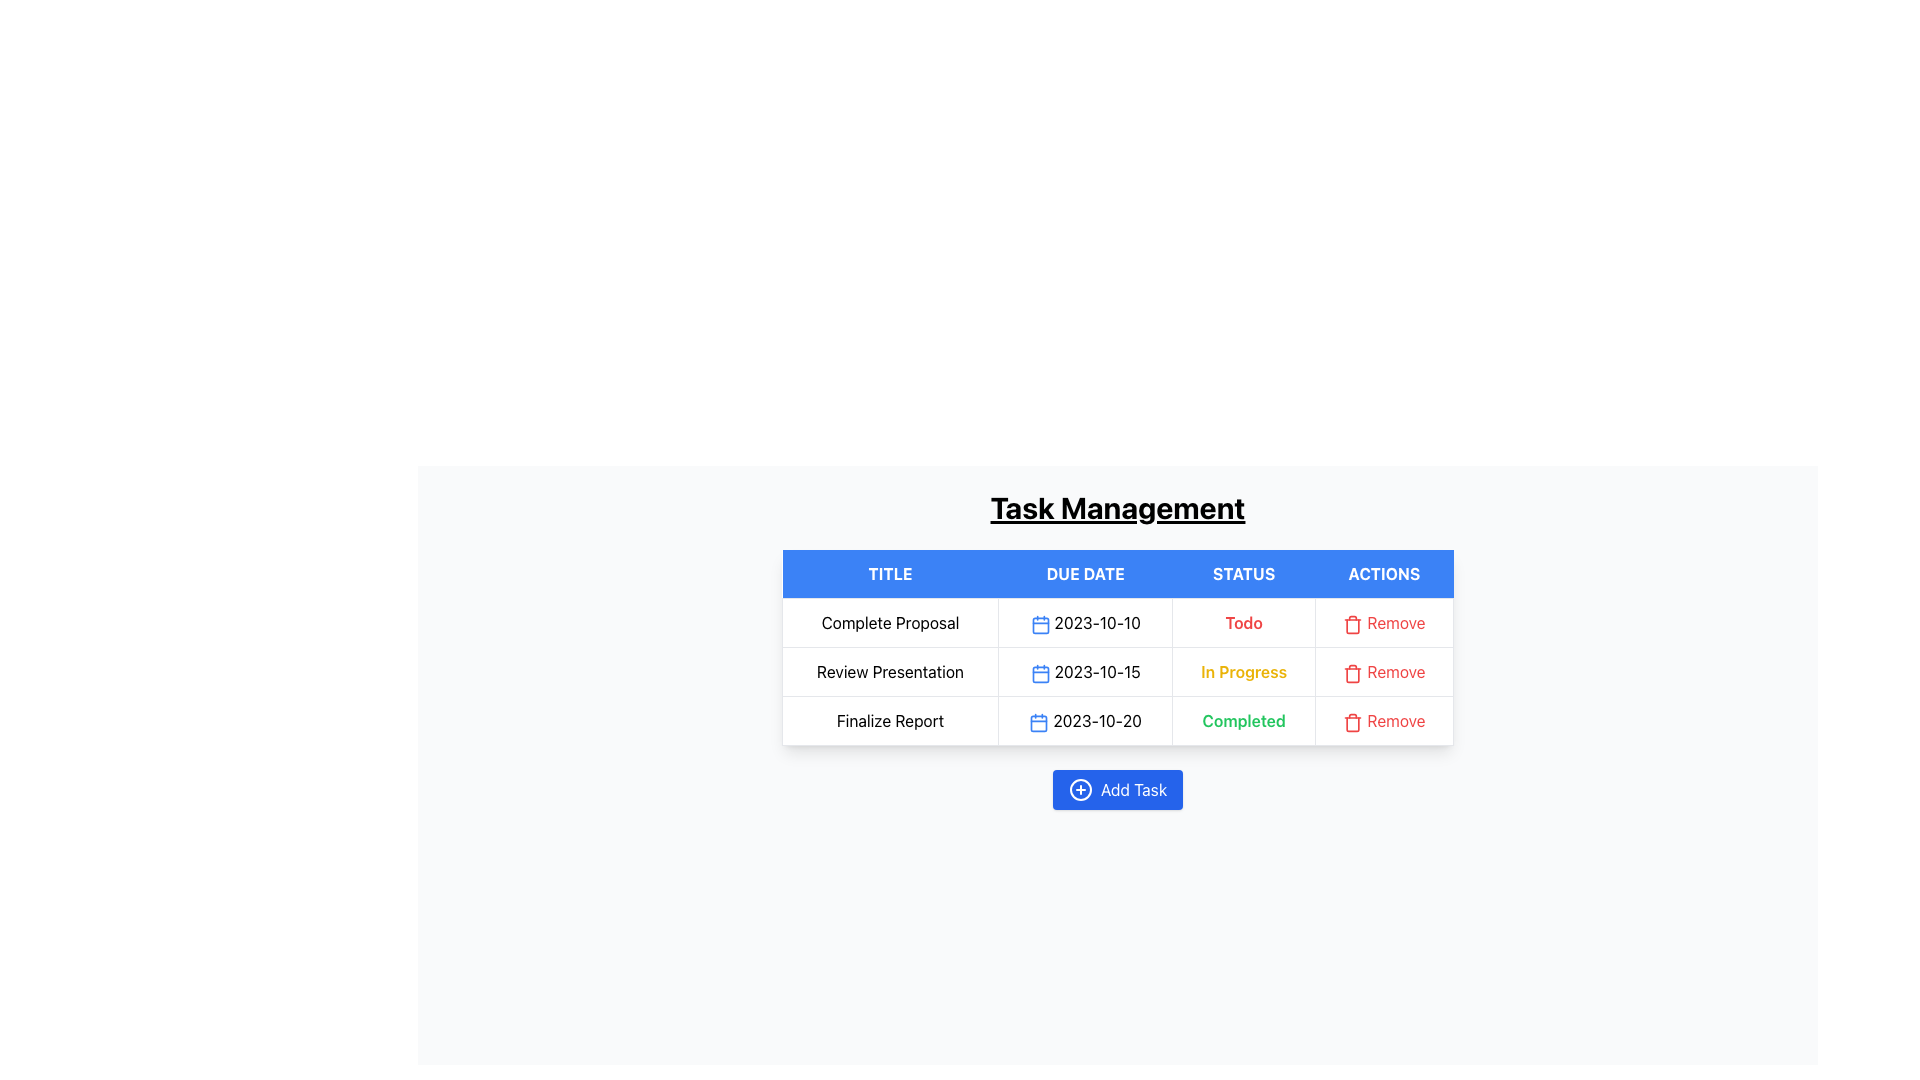 Image resolution: width=1920 pixels, height=1080 pixels. I want to click on the header labeled 'Title' which has a blue background and white bold text, located at the top-left corner of the table, so click(889, 574).